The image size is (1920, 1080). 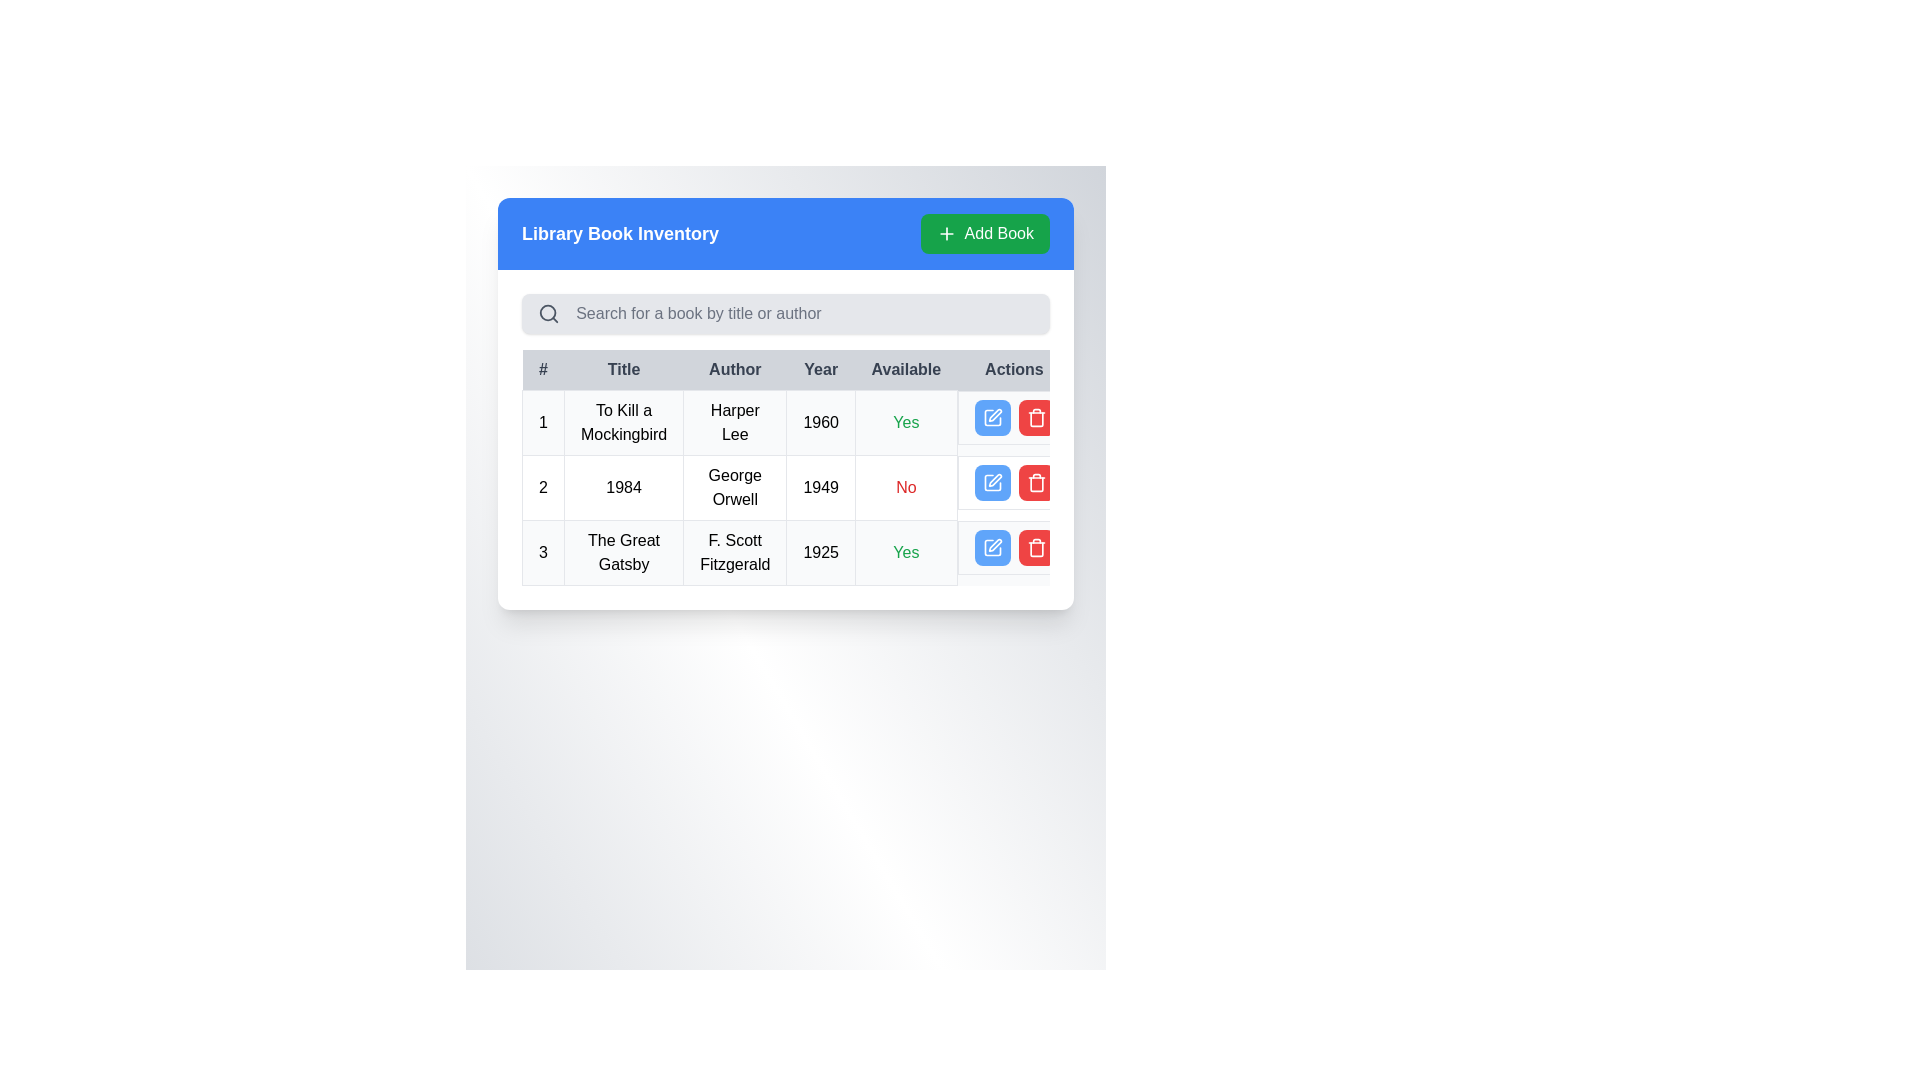 What do you see at coordinates (796, 422) in the screenshot?
I see `the first row of the library inventory table` at bounding box center [796, 422].